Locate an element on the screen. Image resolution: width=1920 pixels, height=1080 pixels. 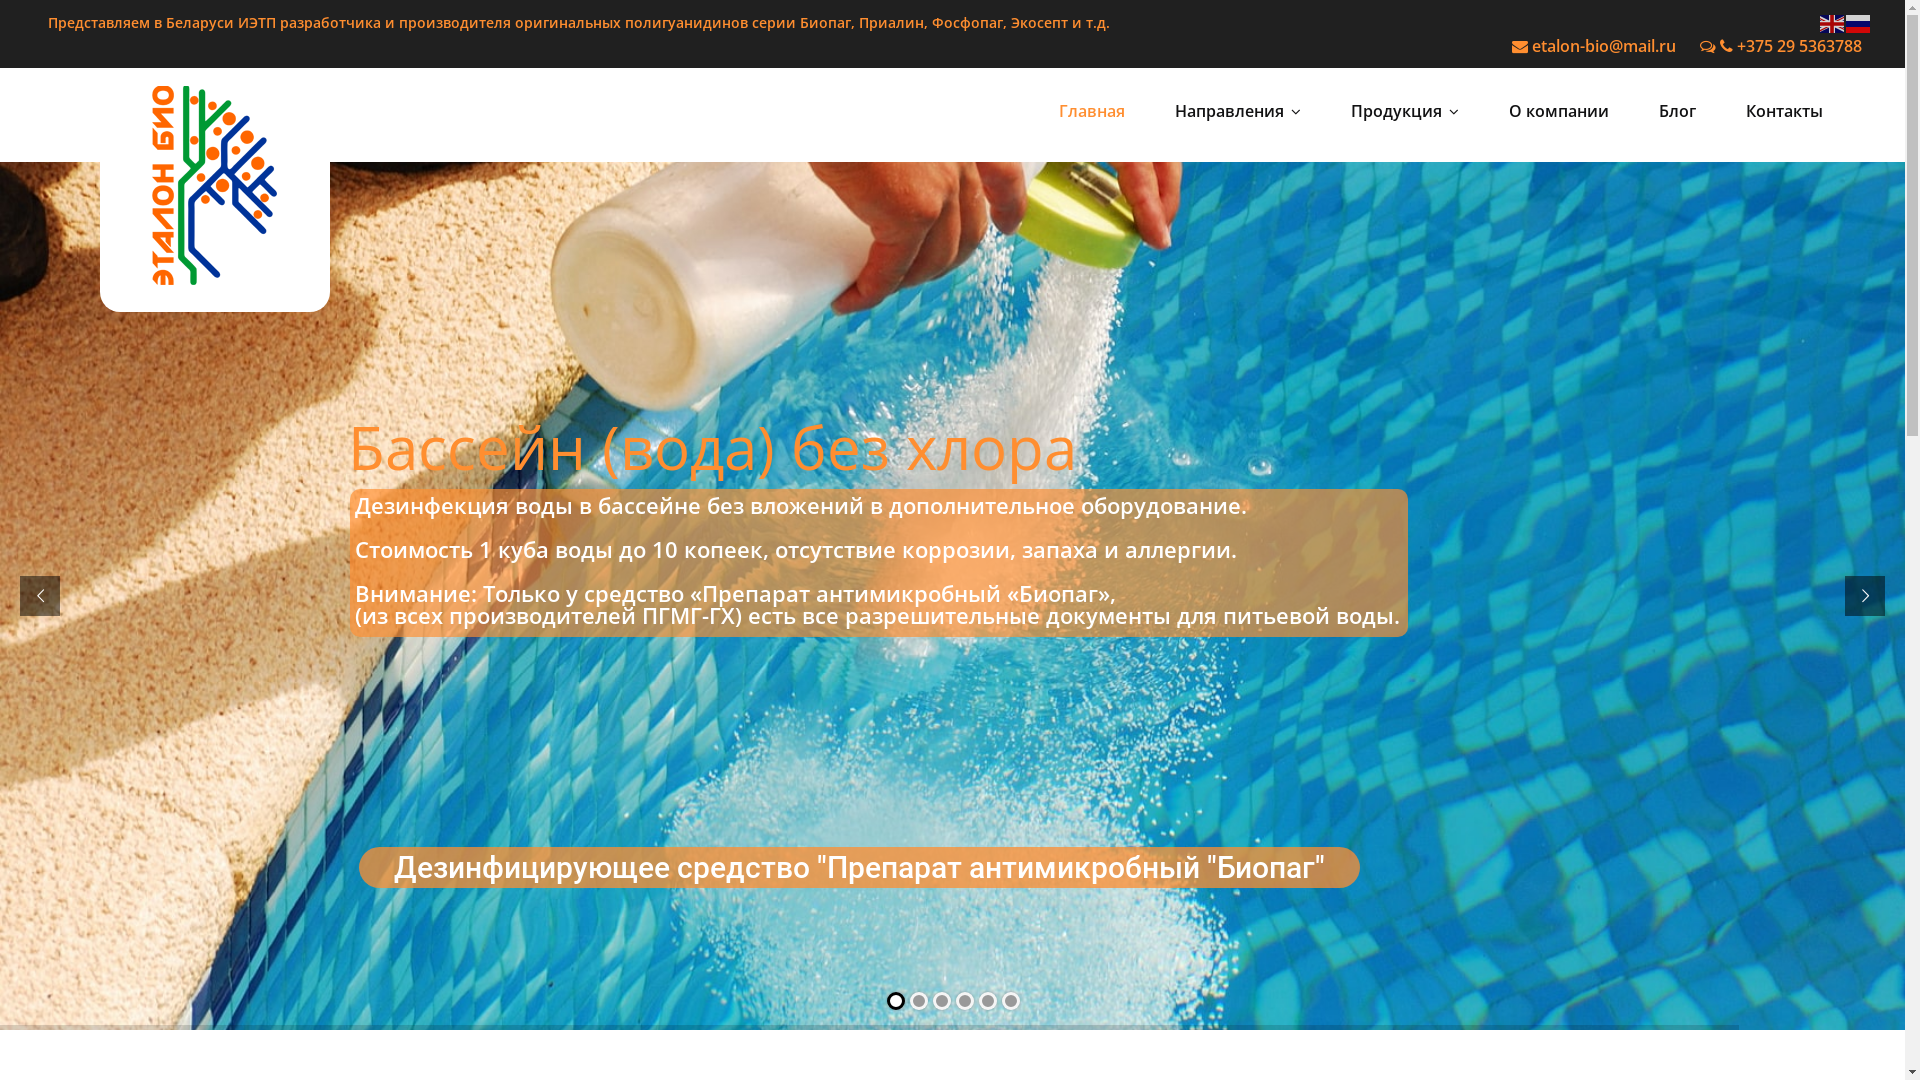
'English' is located at coordinates (1833, 22).